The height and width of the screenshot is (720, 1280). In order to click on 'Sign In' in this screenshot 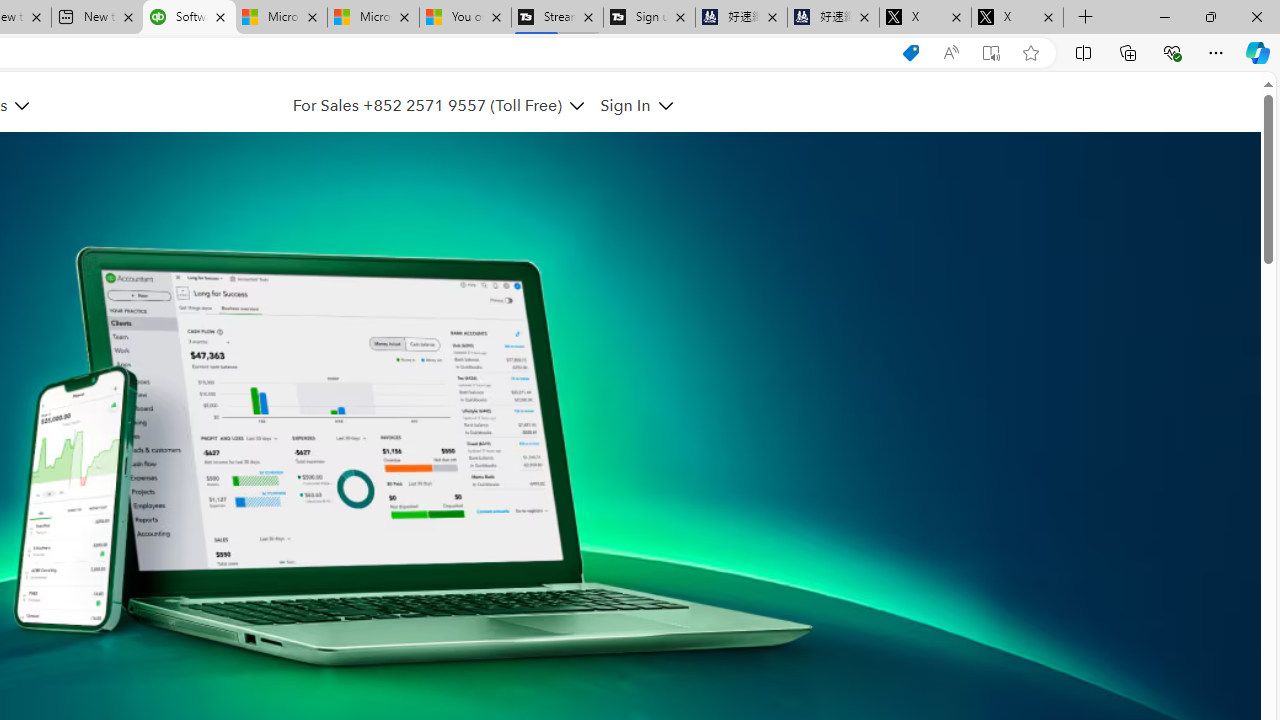, I will do `click(624, 105)`.